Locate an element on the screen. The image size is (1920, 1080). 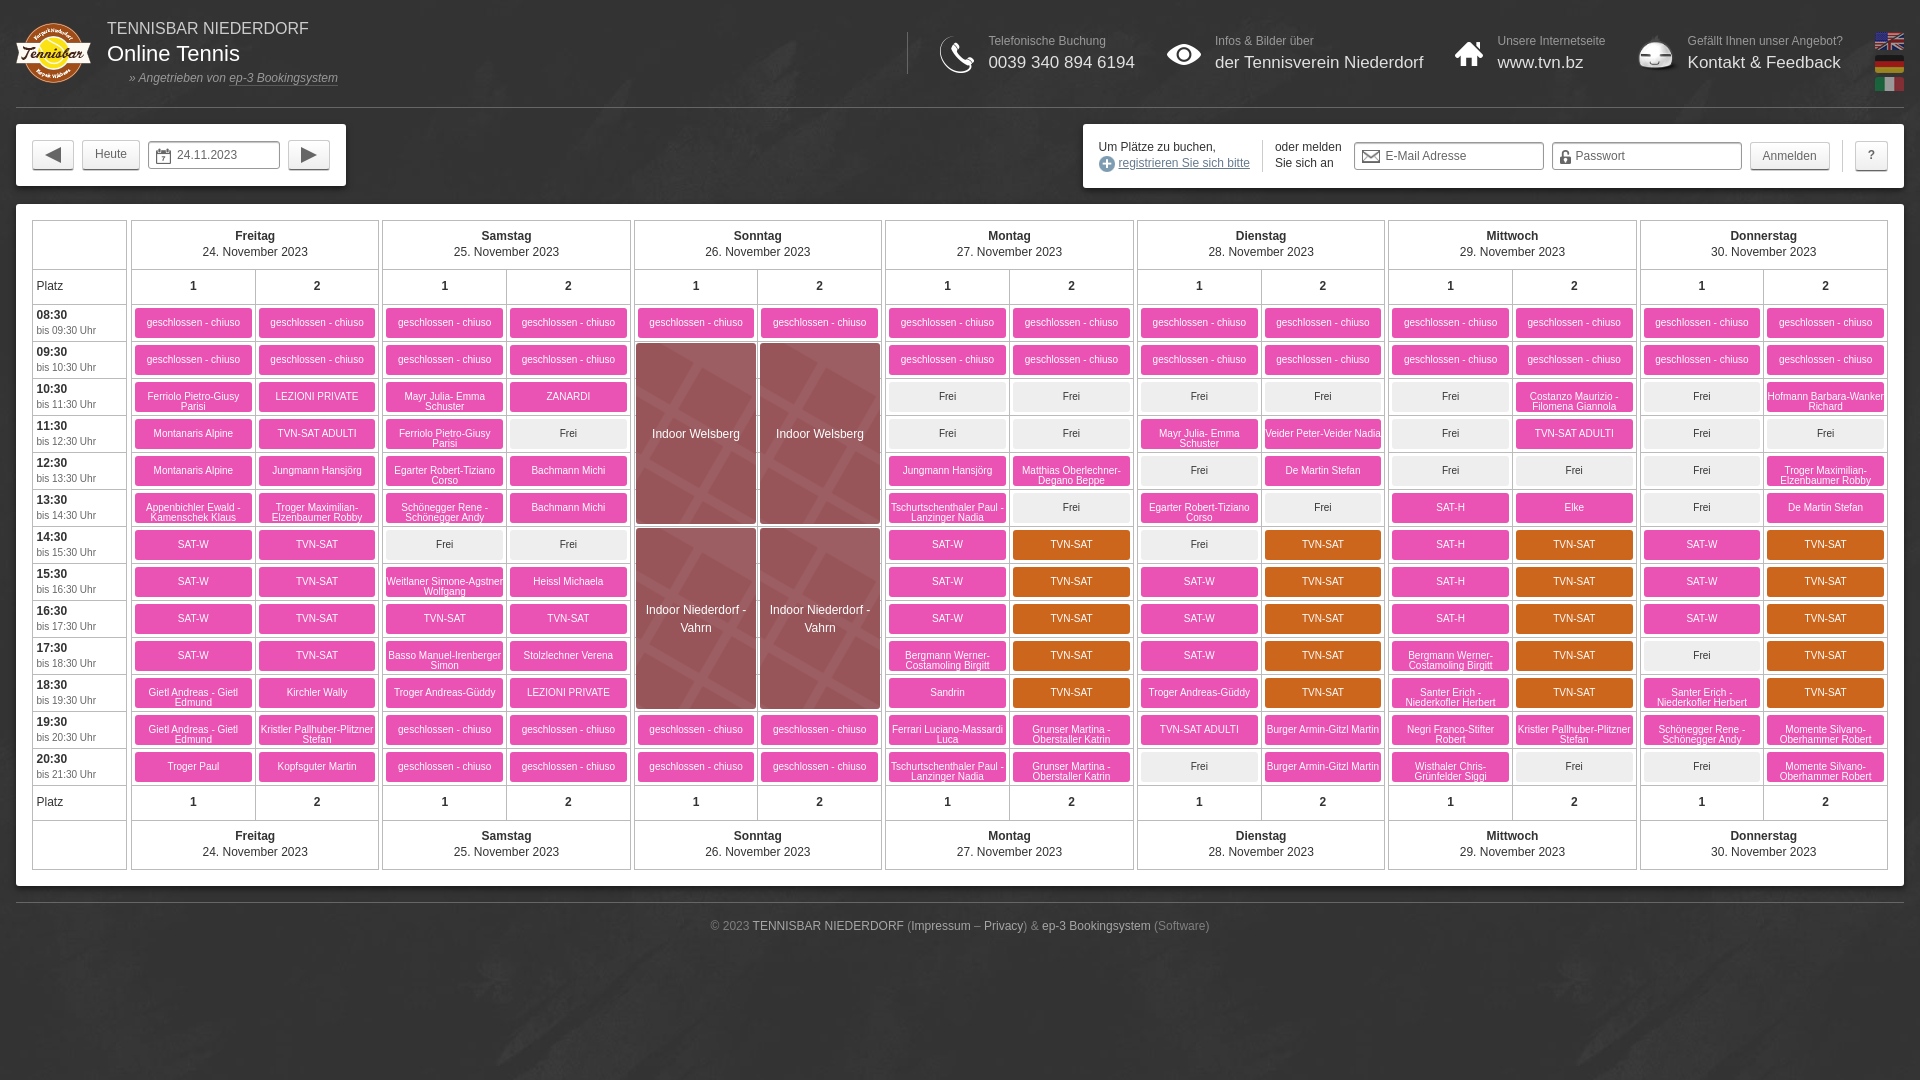
'www.tvn.bz' is located at coordinates (1539, 61).